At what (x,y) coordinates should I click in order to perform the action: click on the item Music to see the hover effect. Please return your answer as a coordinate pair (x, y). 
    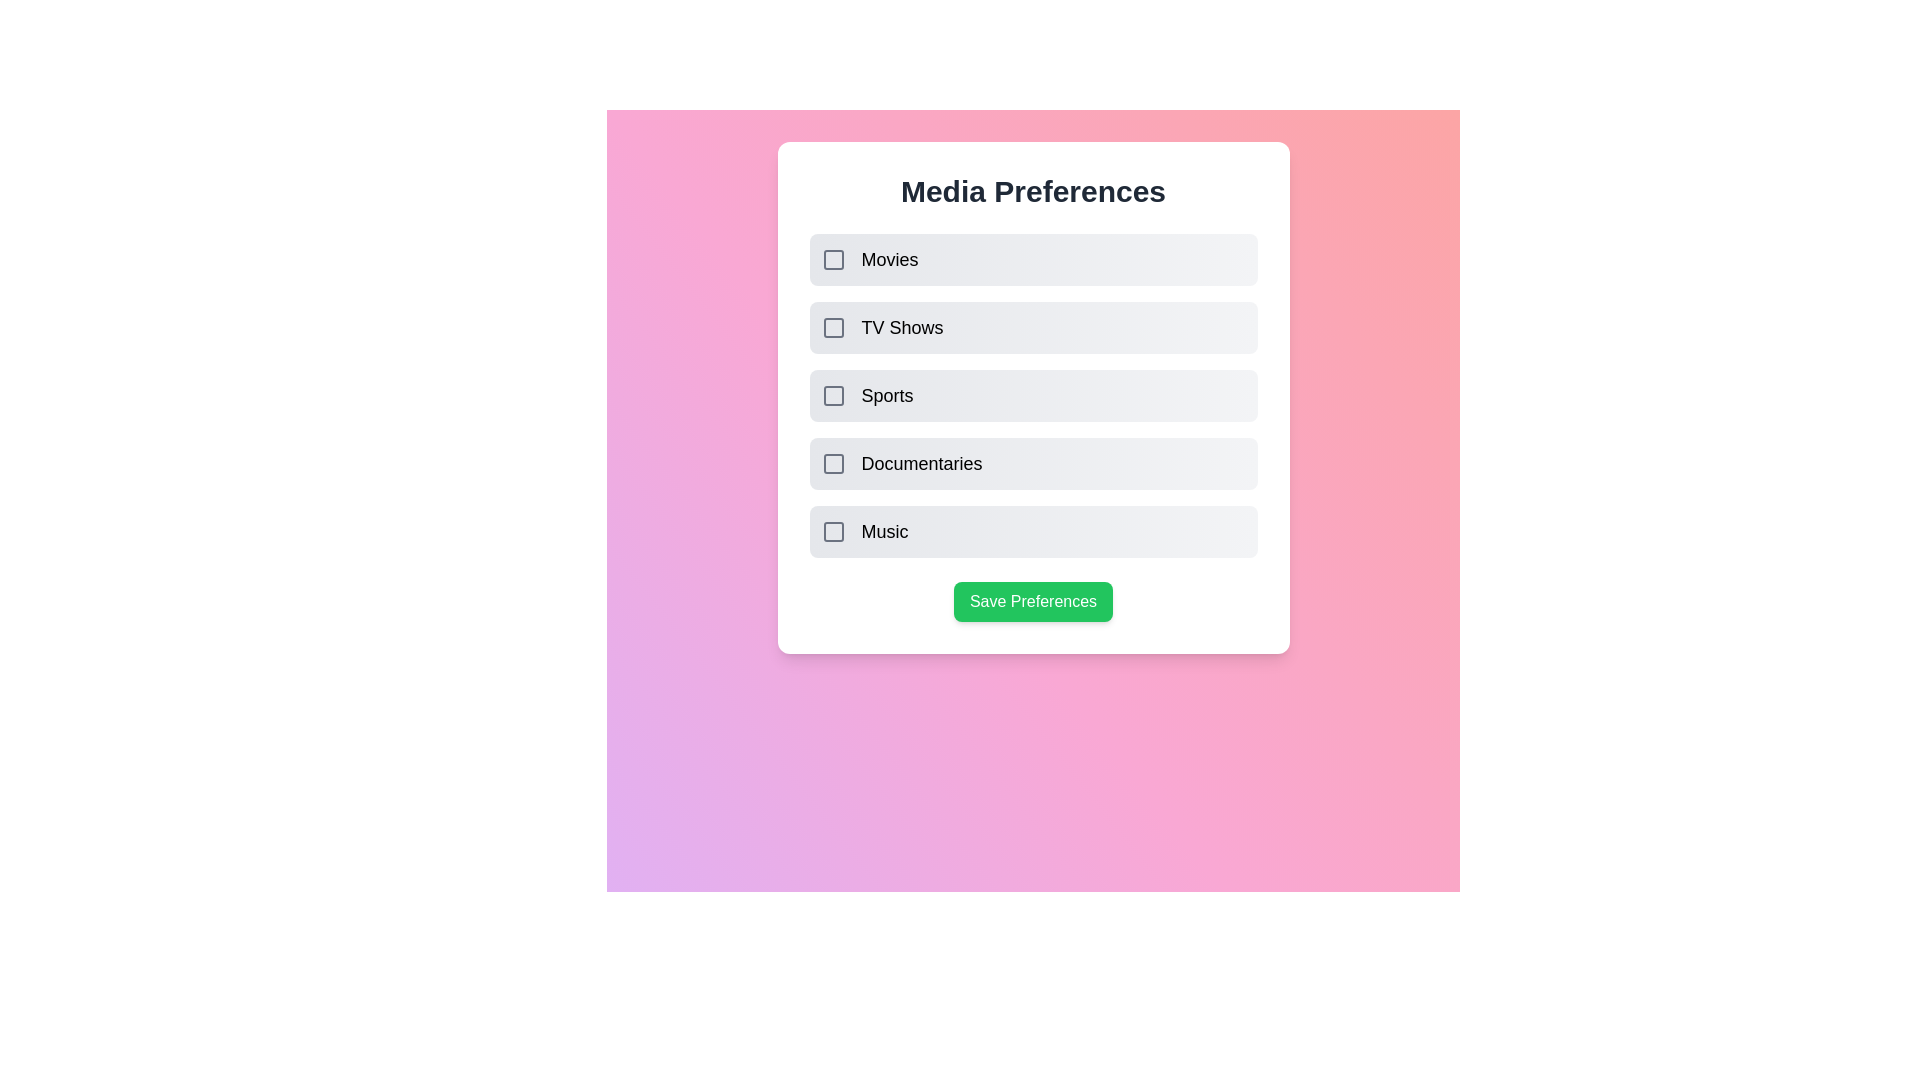
    Looking at the image, I should click on (1033, 531).